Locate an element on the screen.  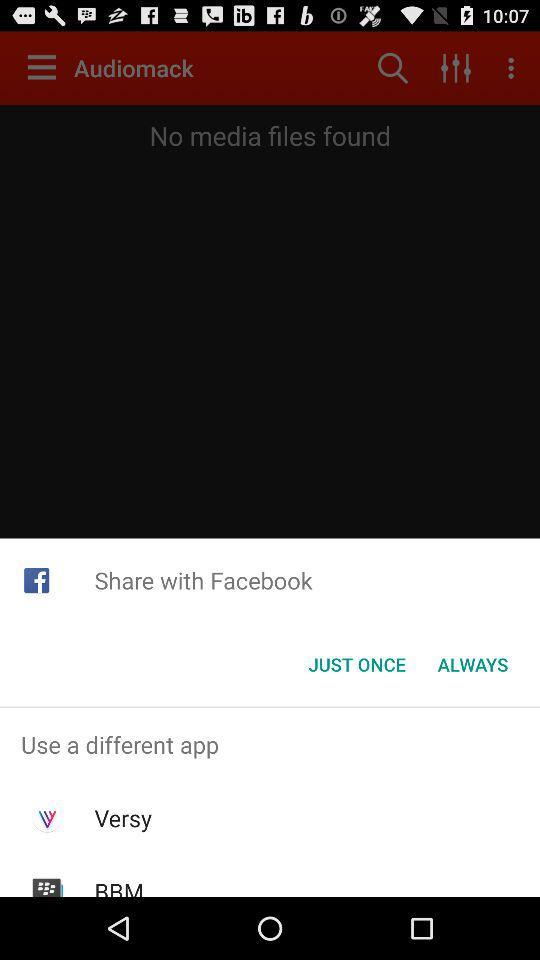
the icon above versy app is located at coordinates (270, 743).